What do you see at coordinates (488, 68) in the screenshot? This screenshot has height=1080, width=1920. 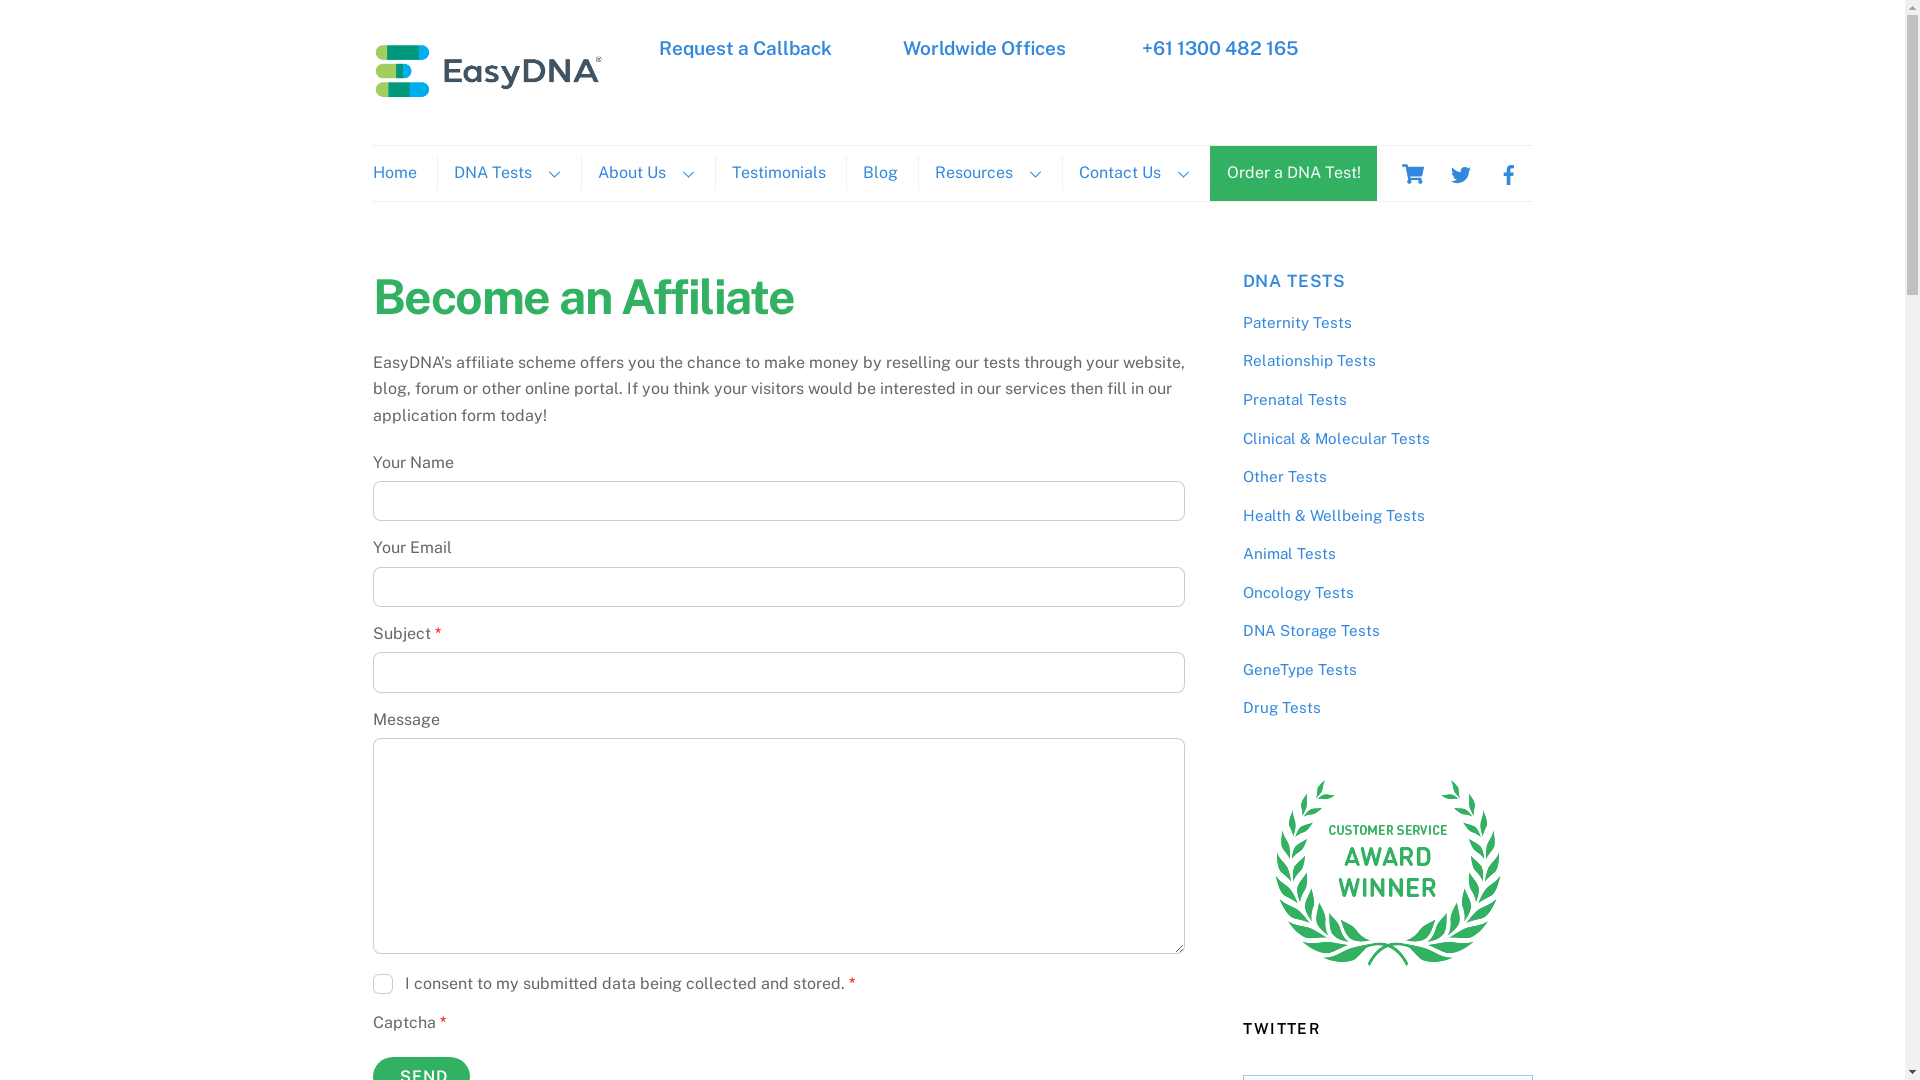 I see `'EasyDNA_Colour_Horizontal.png (2)'` at bounding box center [488, 68].